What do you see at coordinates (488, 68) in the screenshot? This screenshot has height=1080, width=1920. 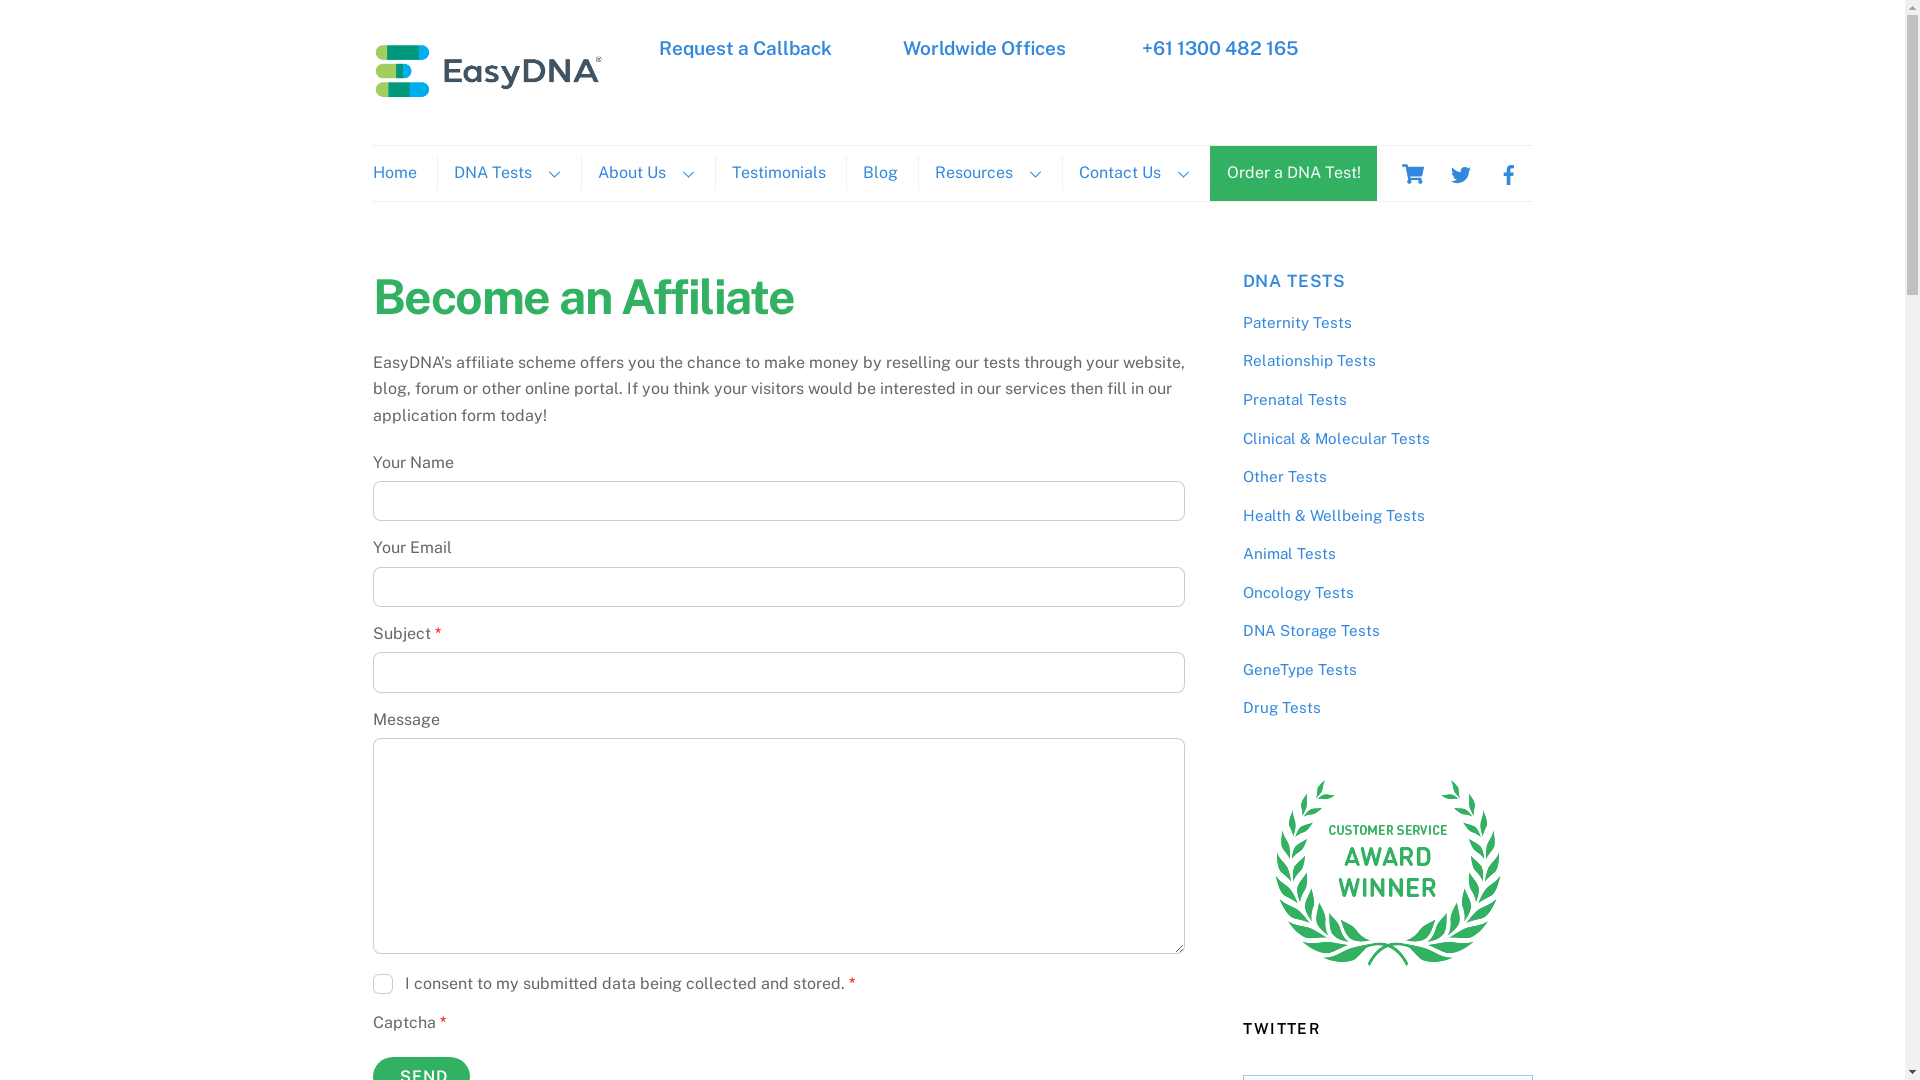 I see `'EasyDNA_Colour_Horizontal.png (2)'` at bounding box center [488, 68].